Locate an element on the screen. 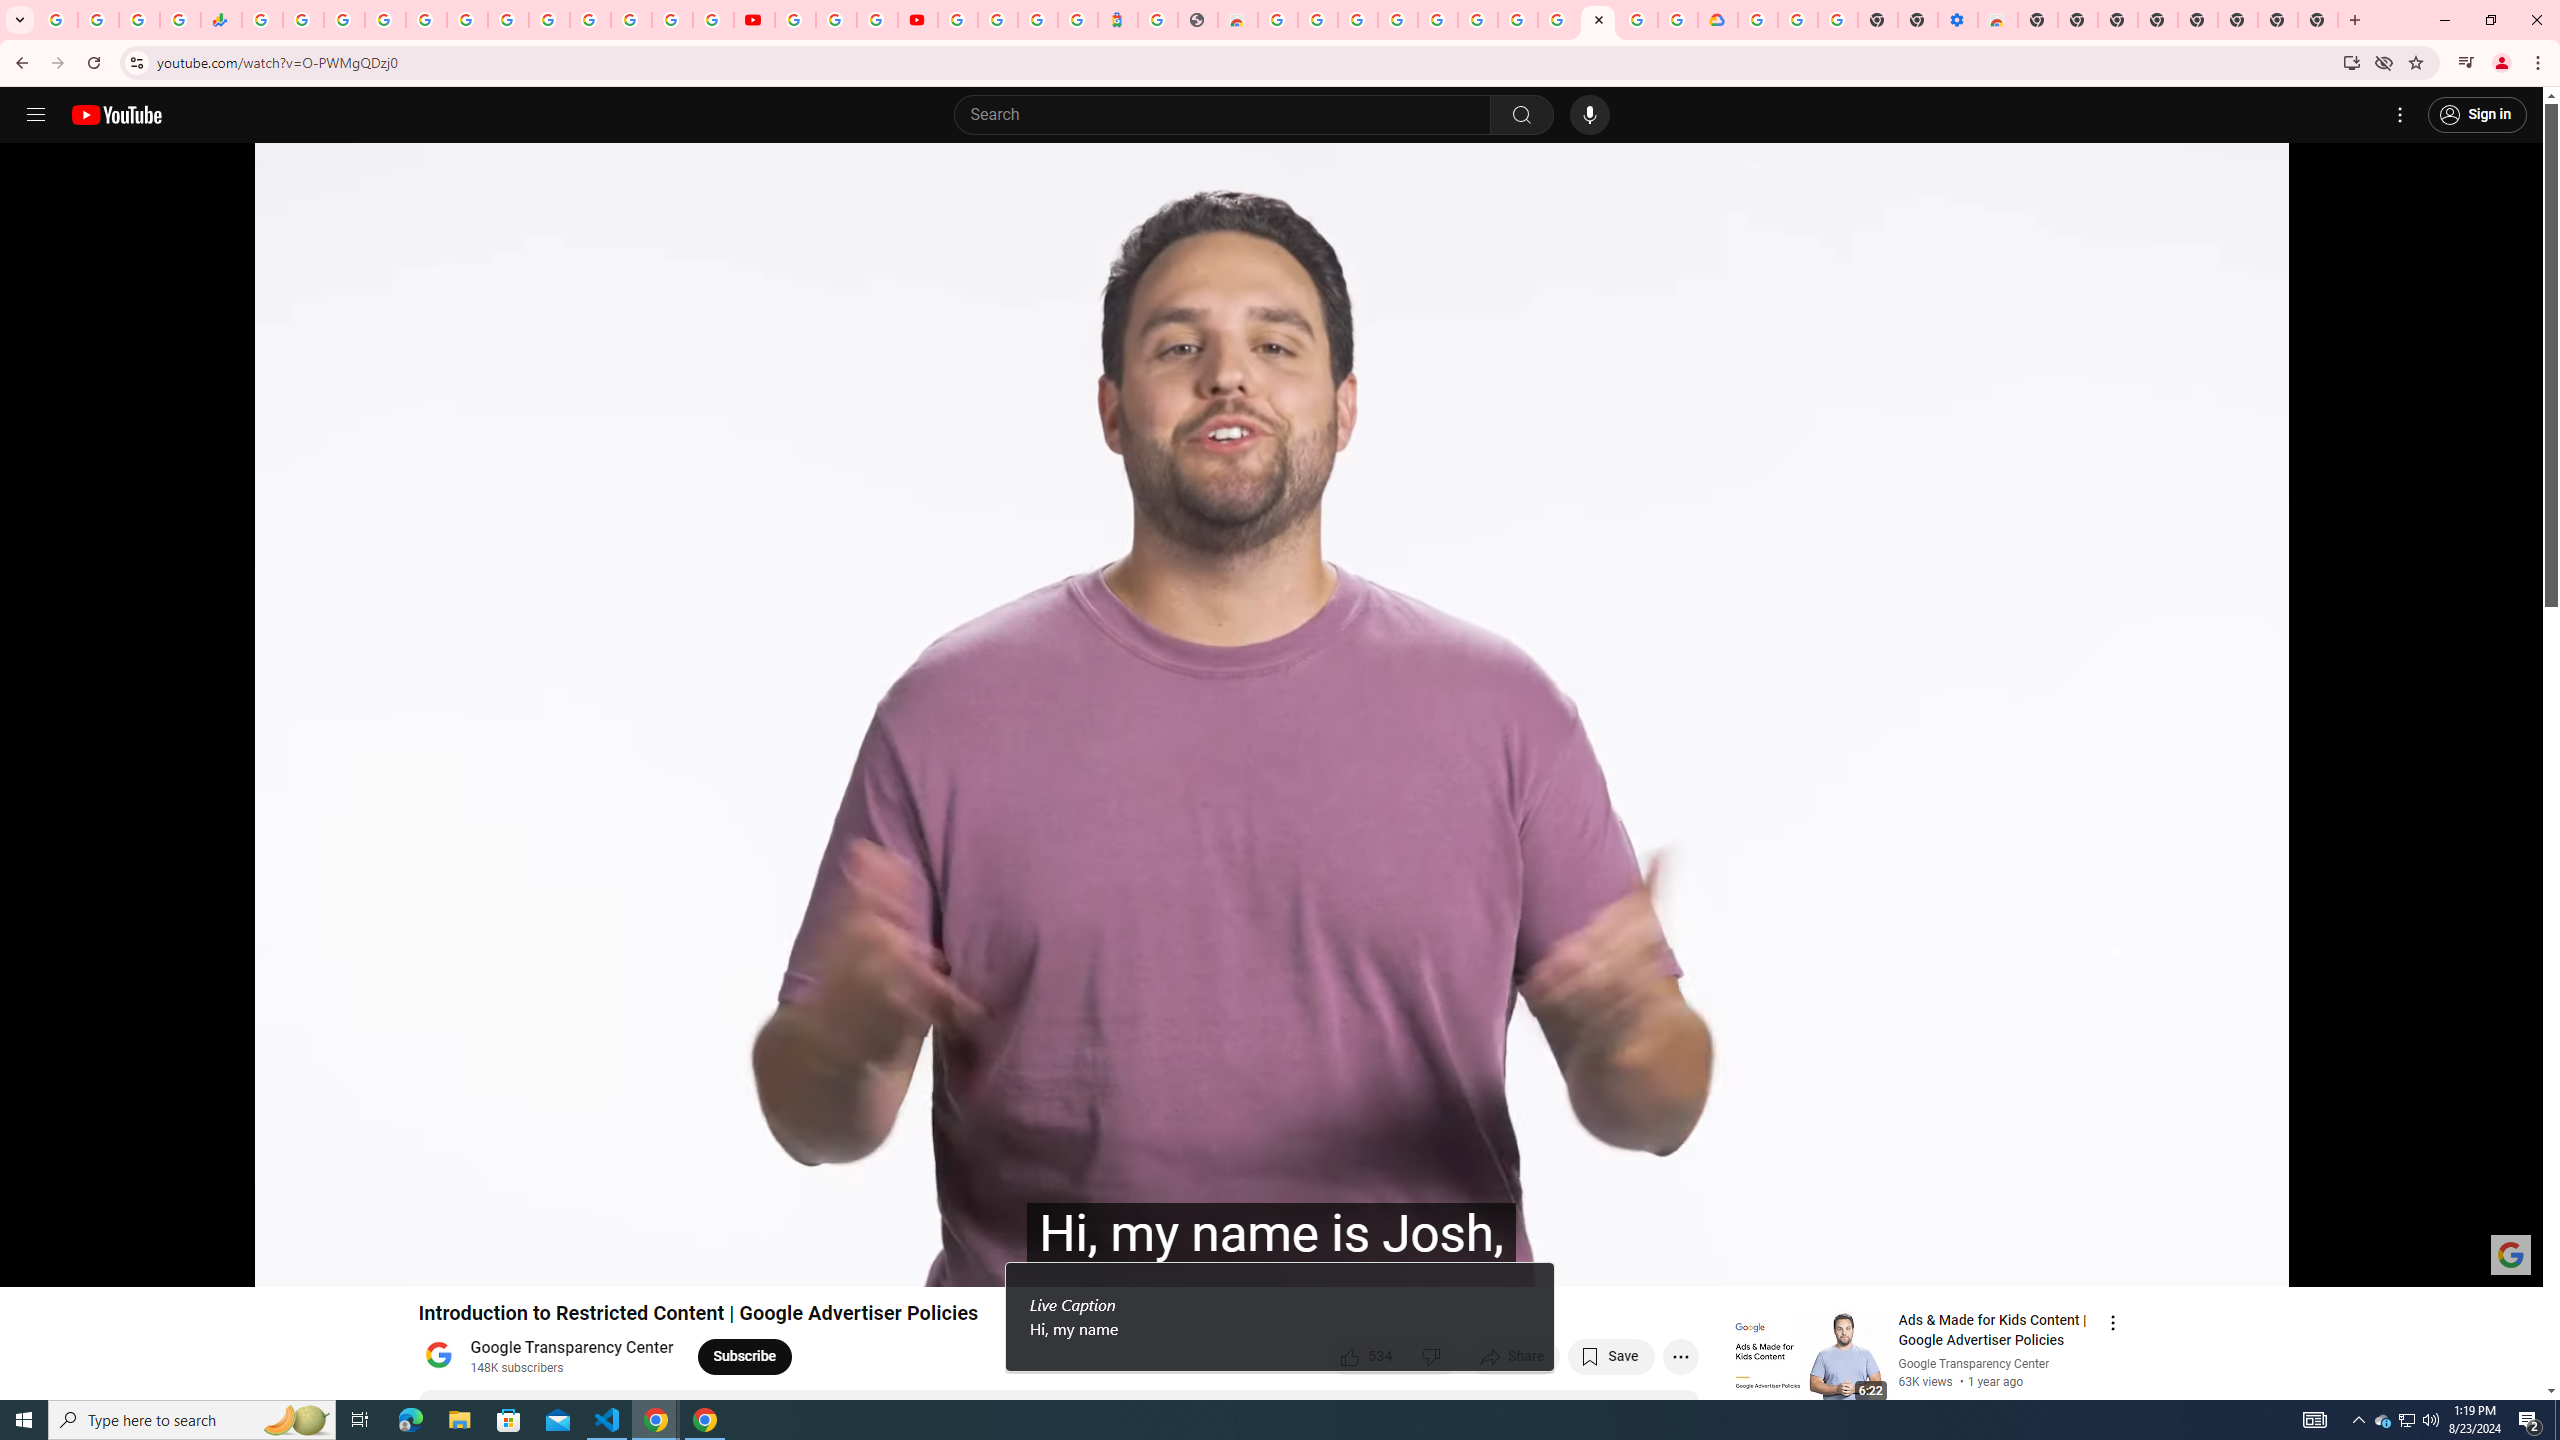  'Create your Google Account' is located at coordinates (876, 19).